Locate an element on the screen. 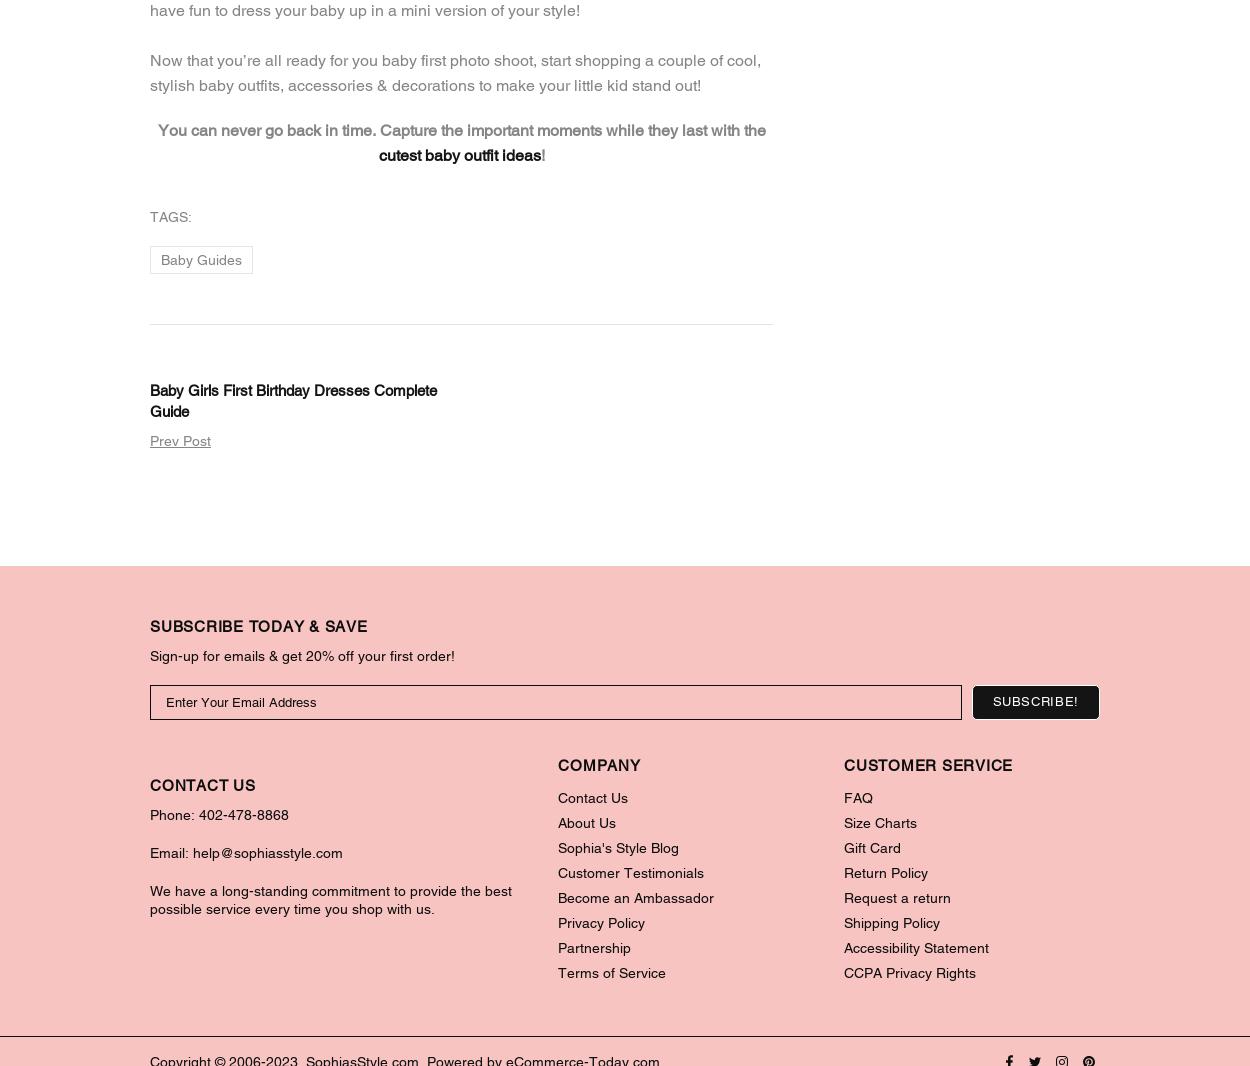  '402-478-8868' is located at coordinates (243, 813).